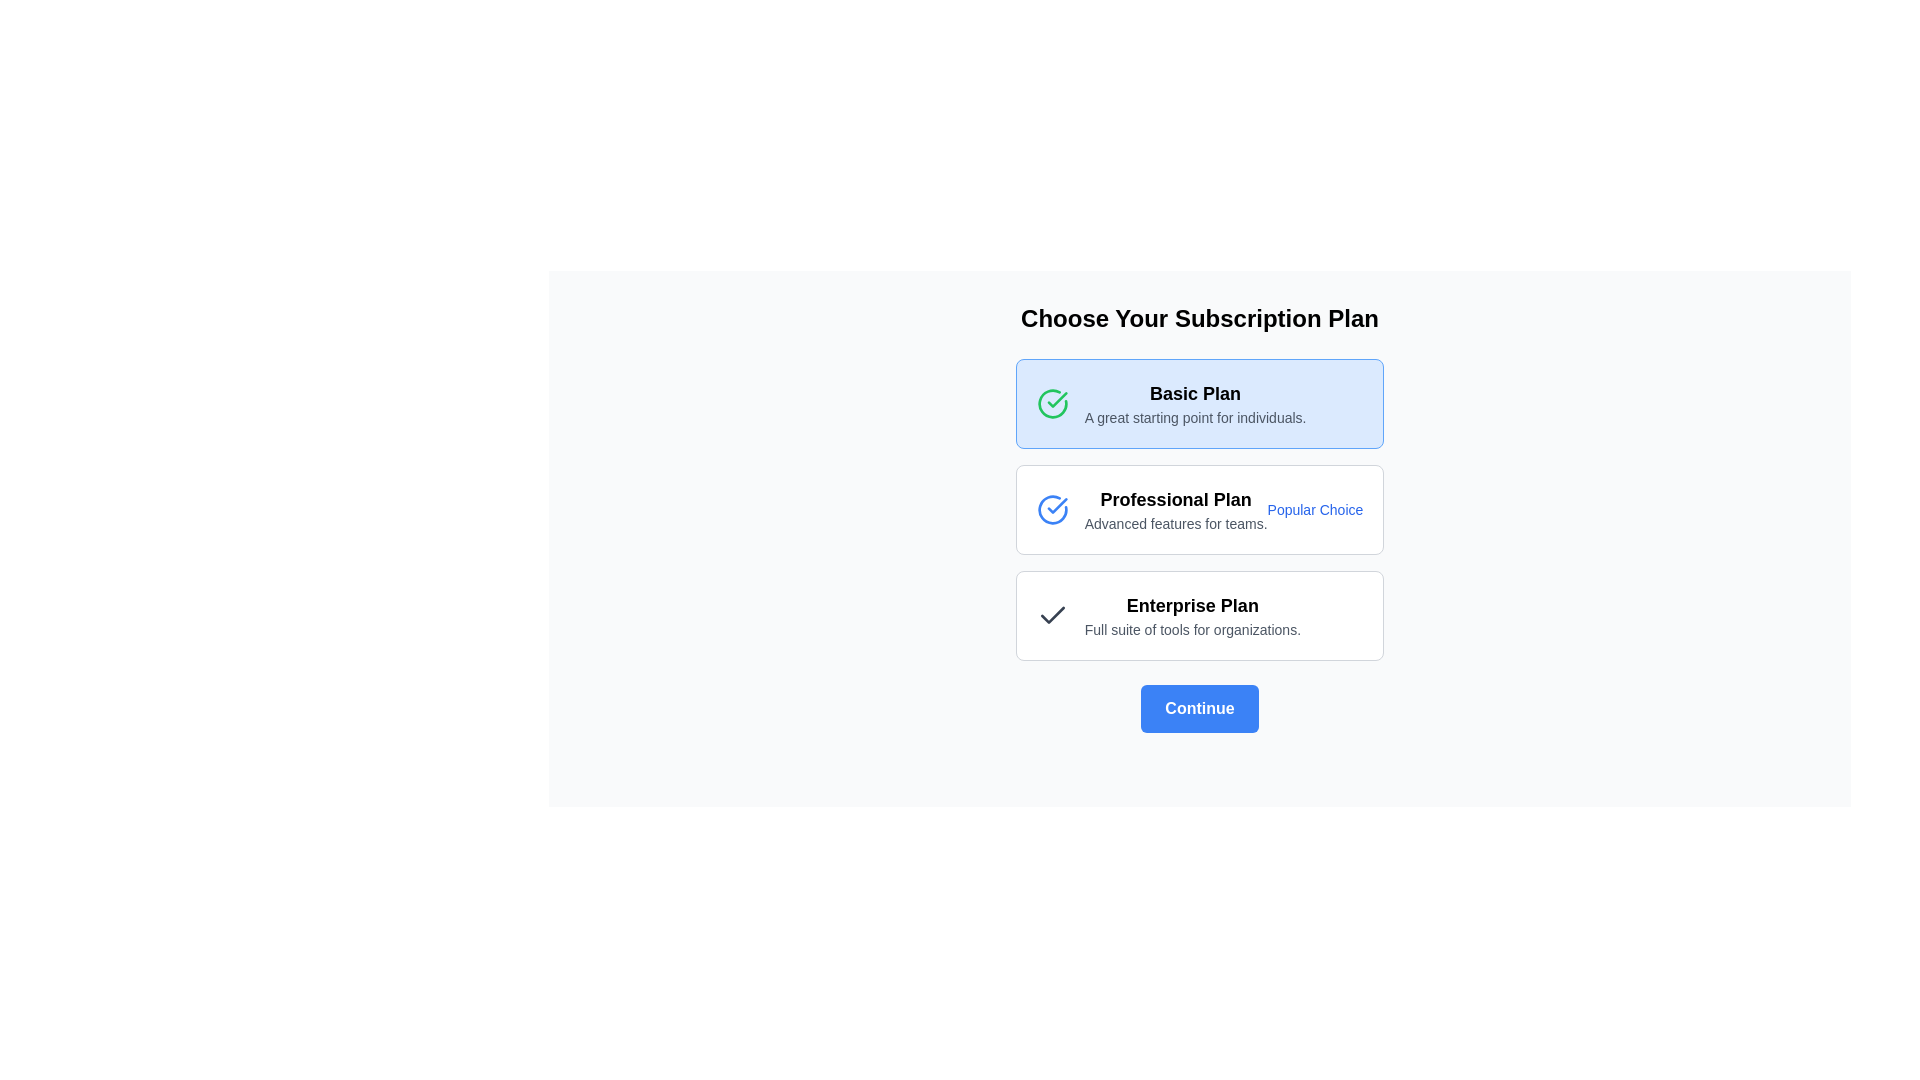 Image resolution: width=1920 pixels, height=1080 pixels. What do you see at coordinates (1200, 615) in the screenshot?
I see `the 'Enterprise Plan' selection card, which is the third card in a vertical stack of three cards` at bounding box center [1200, 615].